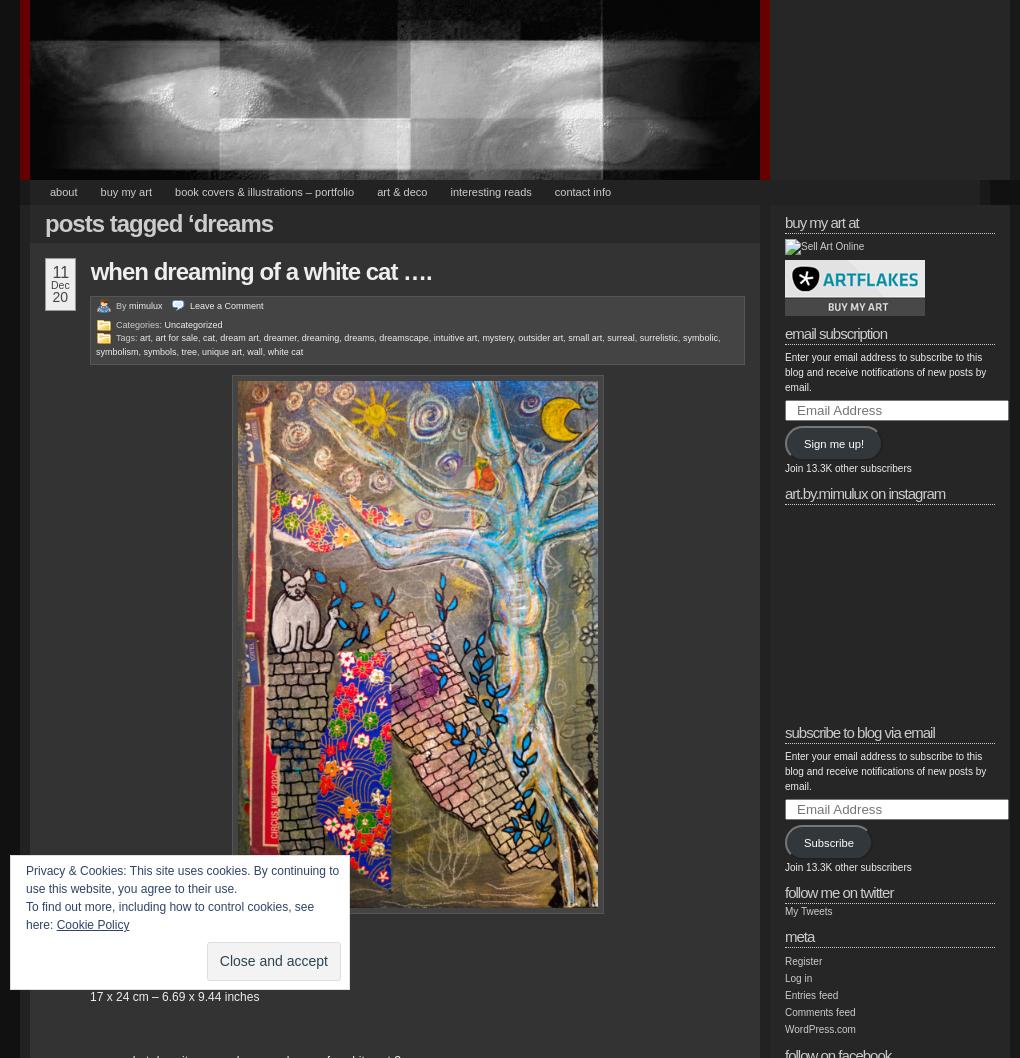 The width and height of the screenshot is (1020, 1058). Describe the element at coordinates (175, 337) in the screenshot. I see `'art for sale'` at that location.